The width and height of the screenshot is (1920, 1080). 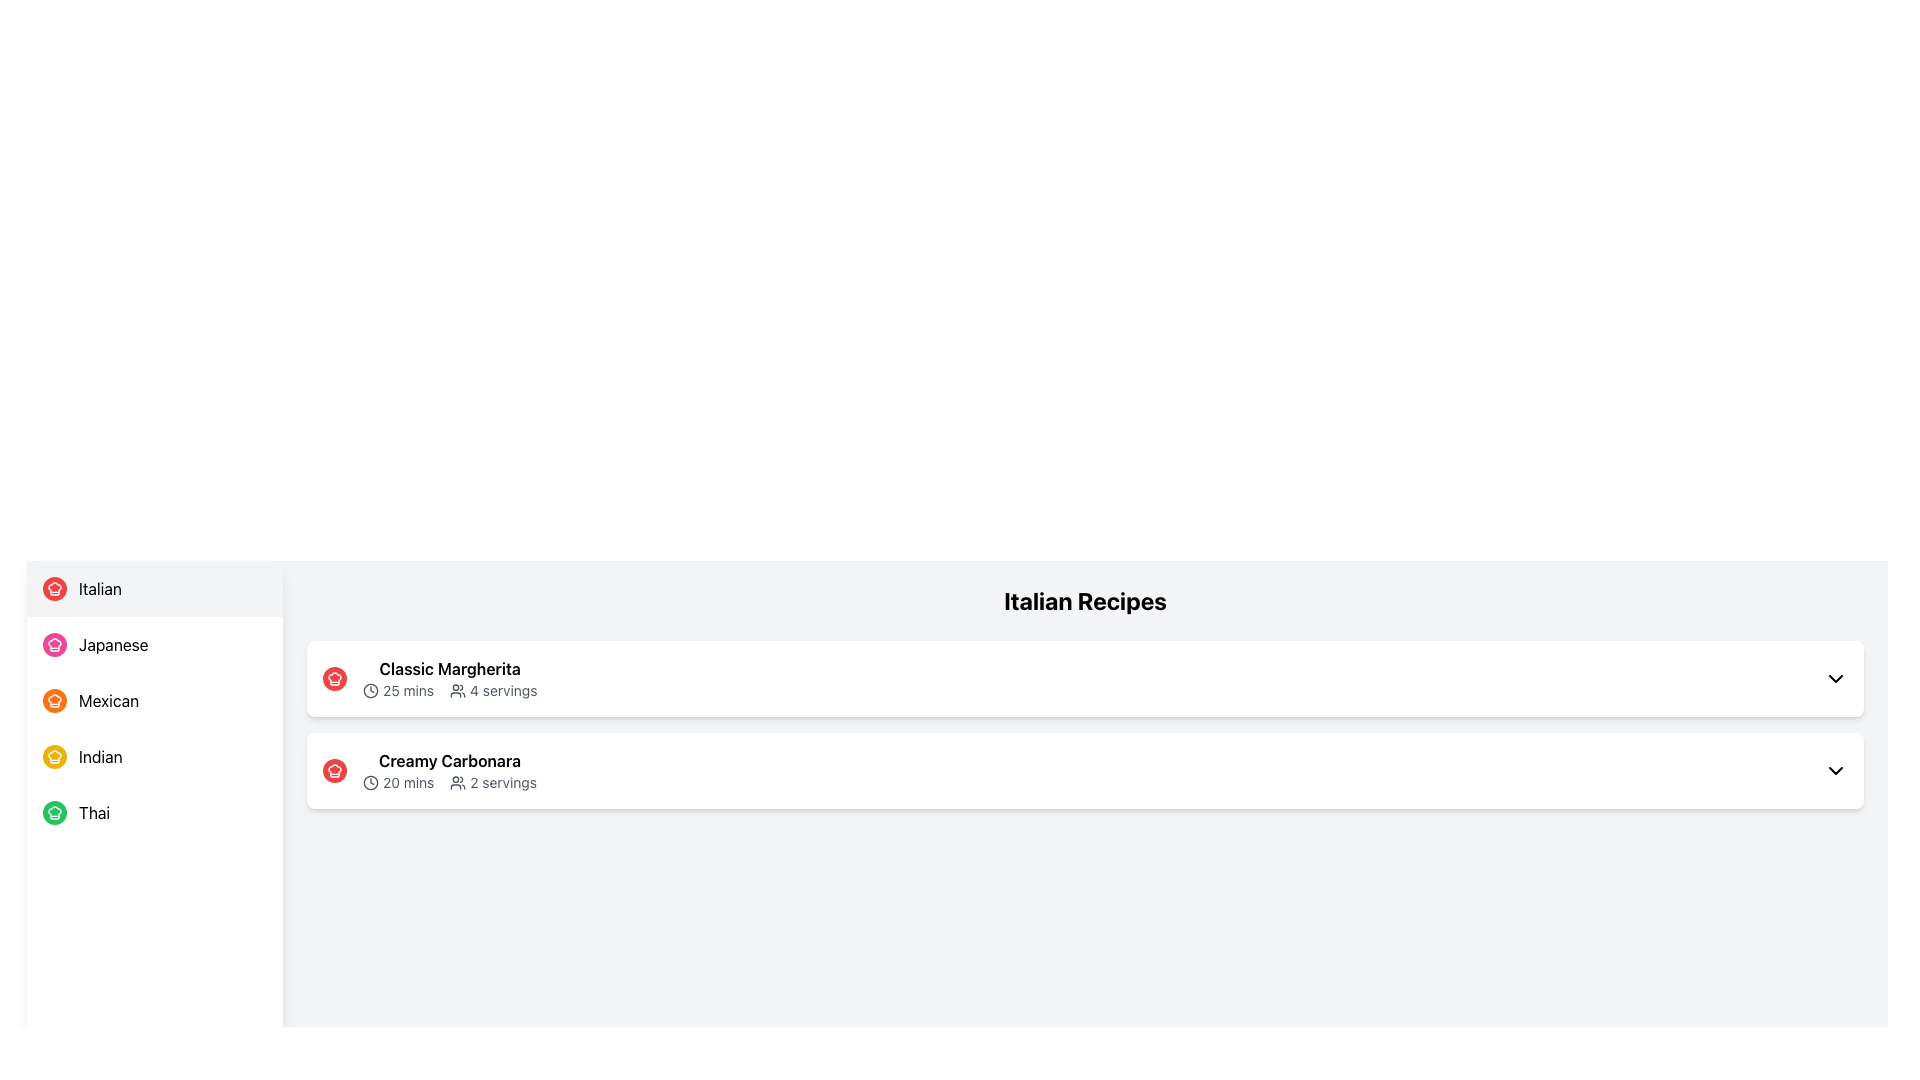 What do you see at coordinates (1836, 677) in the screenshot?
I see `the small downward-pointing chevron-shaped icon with a thin black outline located in the upper-right corner of the 'Classic Margherita' card` at bounding box center [1836, 677].